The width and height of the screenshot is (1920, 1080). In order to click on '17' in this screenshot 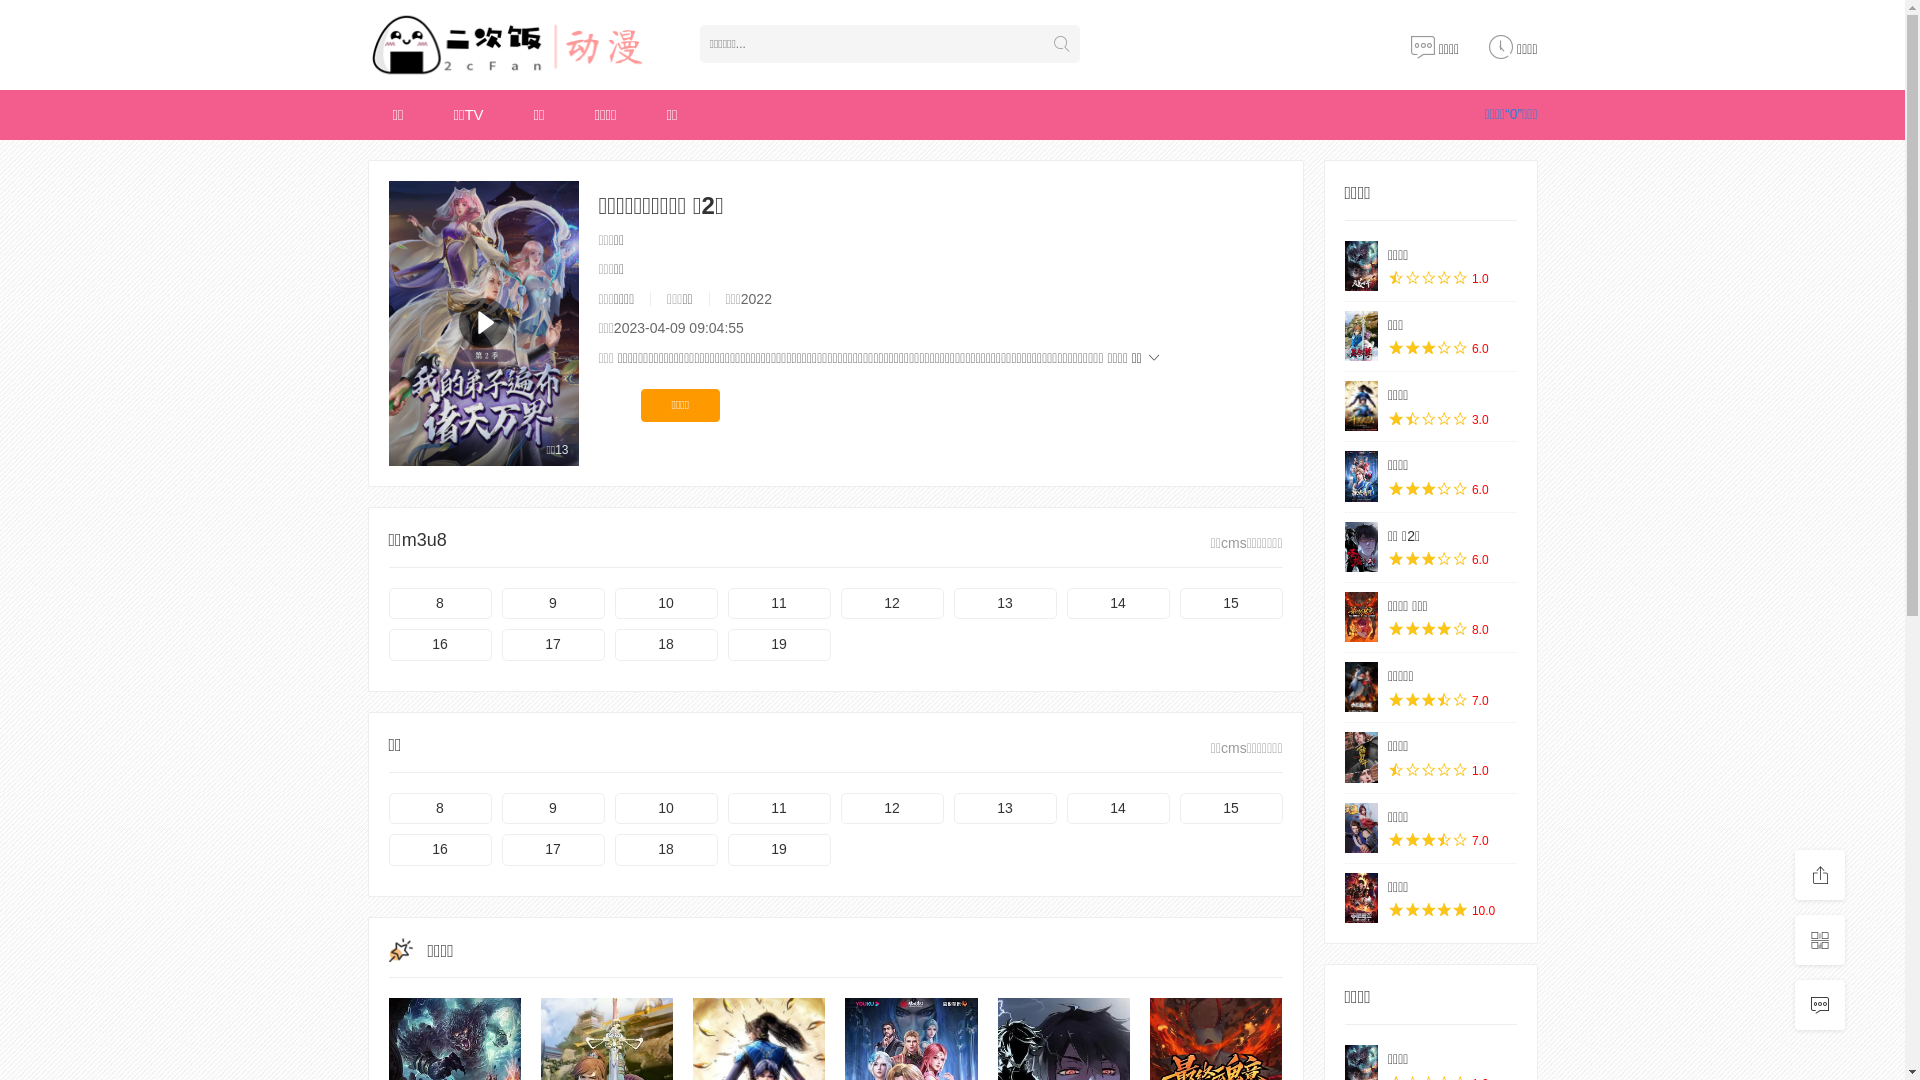, I will do `click(502, 849)`.